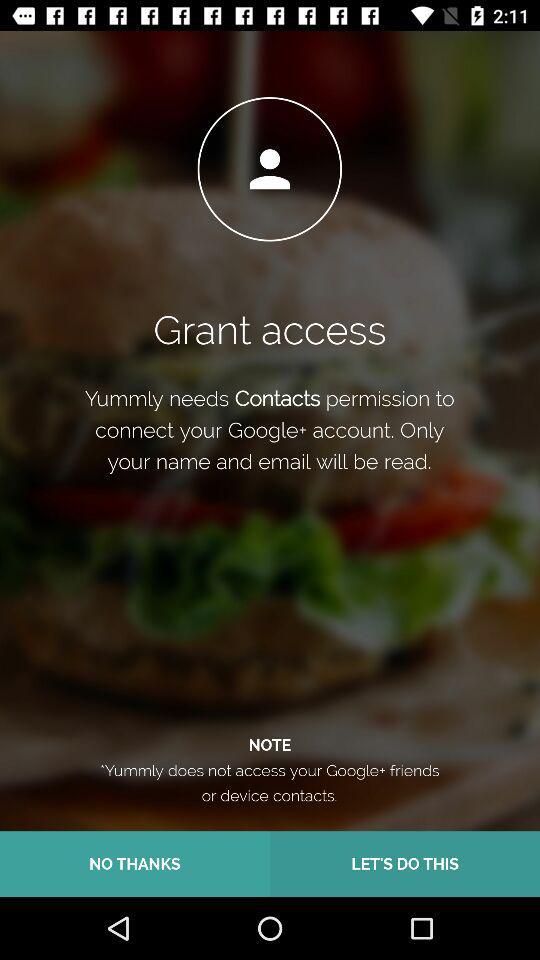 Image resolution: width=540 pixels, height=960 pixels. What do you see at coordinates (135, 863) in the screenshot?
I see `no thanks` at bounding box center [135, 863].